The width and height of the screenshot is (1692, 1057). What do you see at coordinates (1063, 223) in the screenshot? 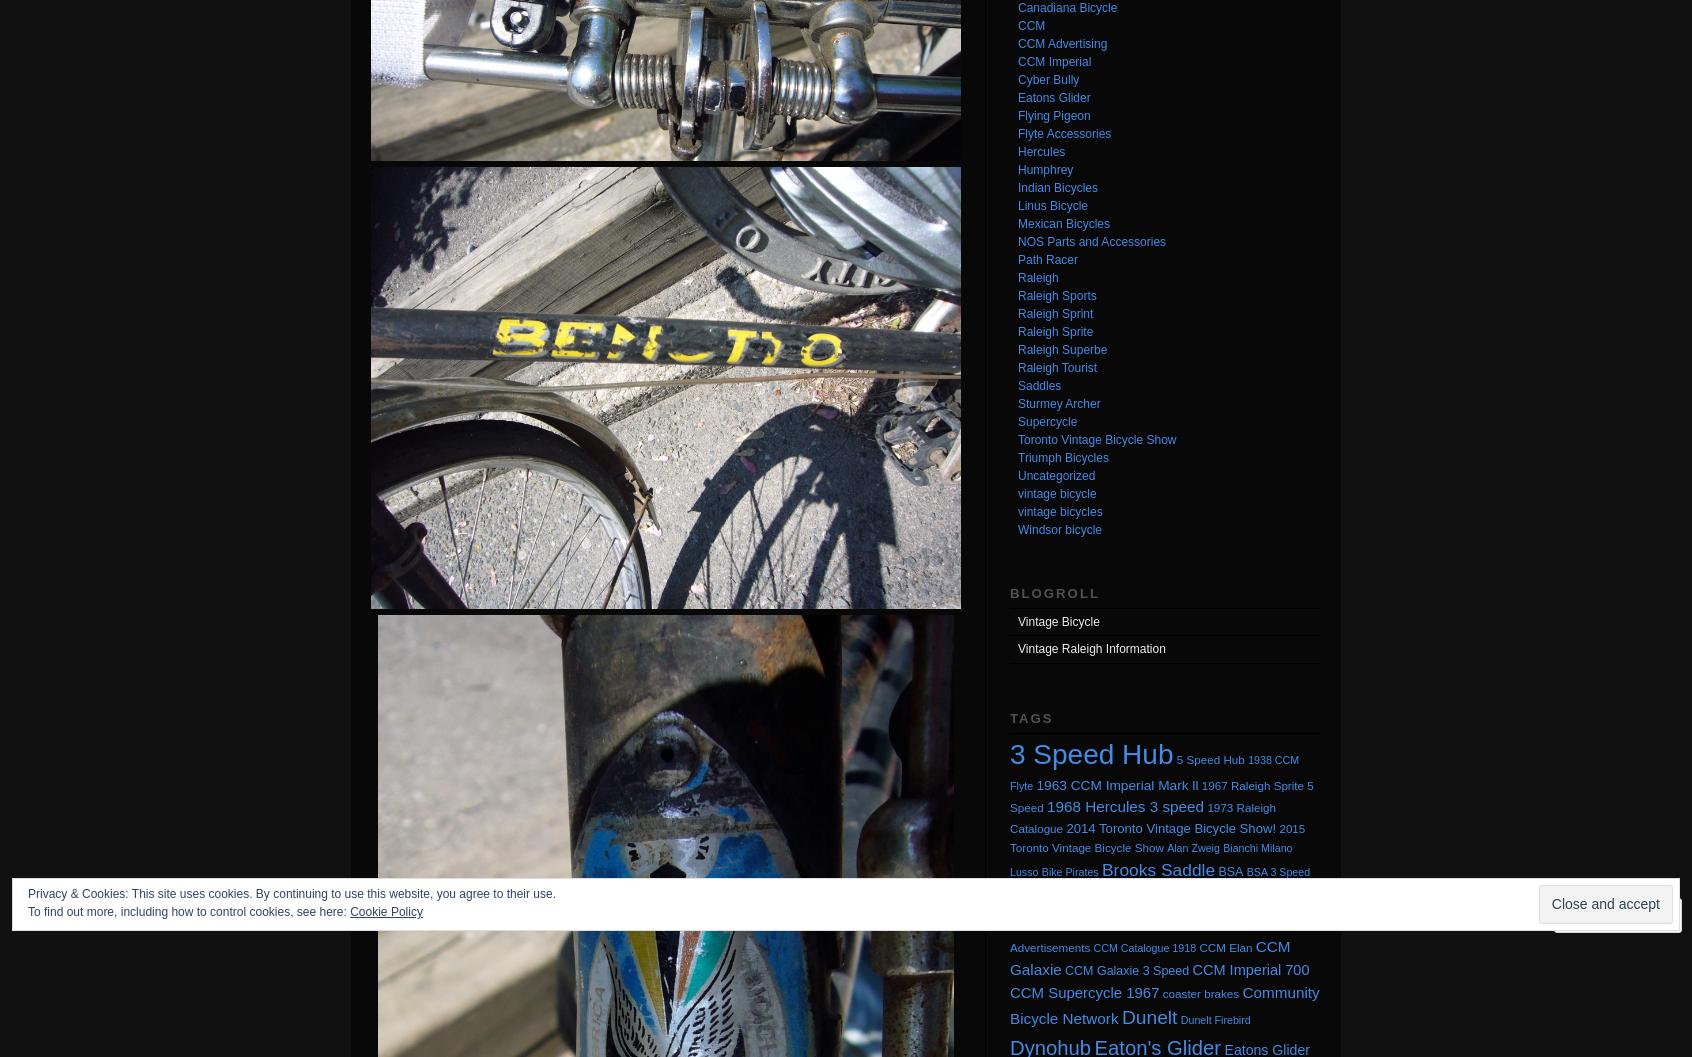
I see `'Mexican Bicycles'` at bounding box center [1063, 223].